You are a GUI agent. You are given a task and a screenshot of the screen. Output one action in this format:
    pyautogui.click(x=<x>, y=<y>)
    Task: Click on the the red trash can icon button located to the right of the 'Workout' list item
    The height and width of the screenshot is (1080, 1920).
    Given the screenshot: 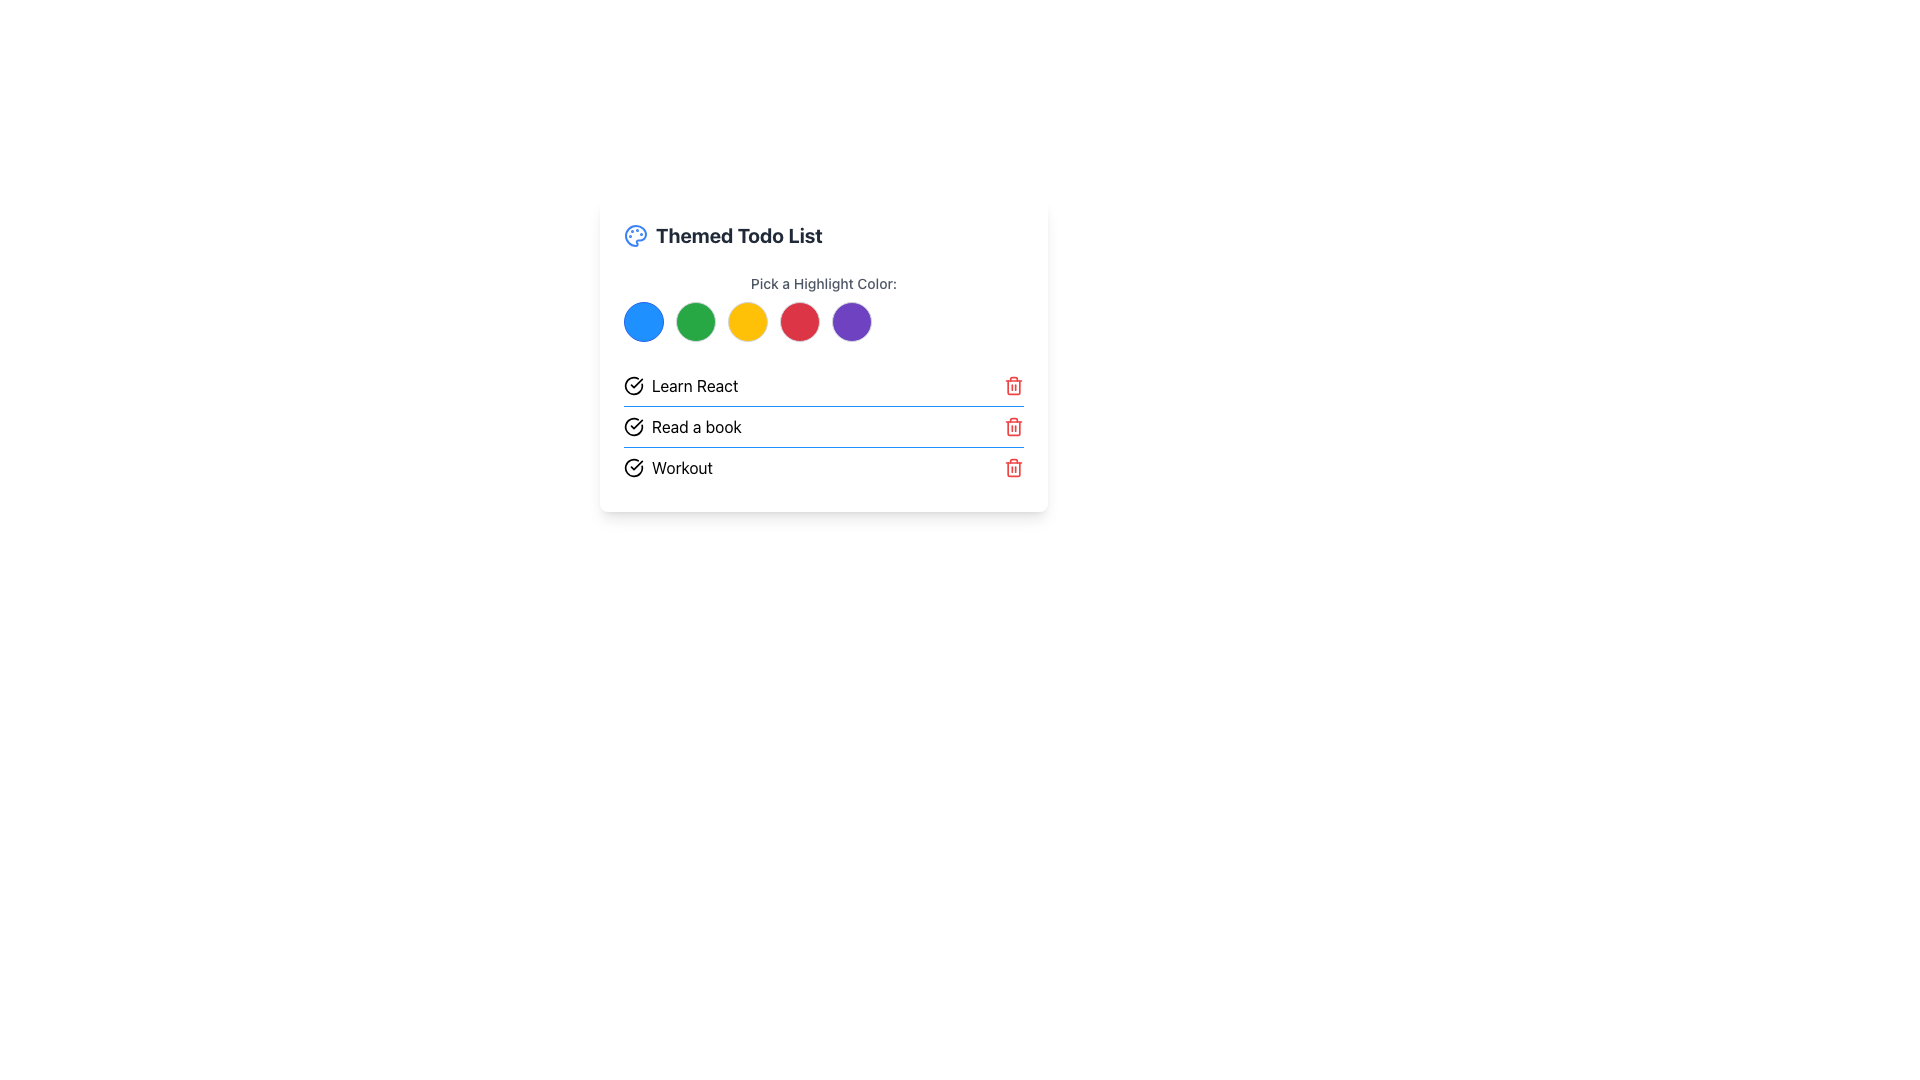 What is the action you would take?
    pyautogui.click(x=1013, y=467)
    